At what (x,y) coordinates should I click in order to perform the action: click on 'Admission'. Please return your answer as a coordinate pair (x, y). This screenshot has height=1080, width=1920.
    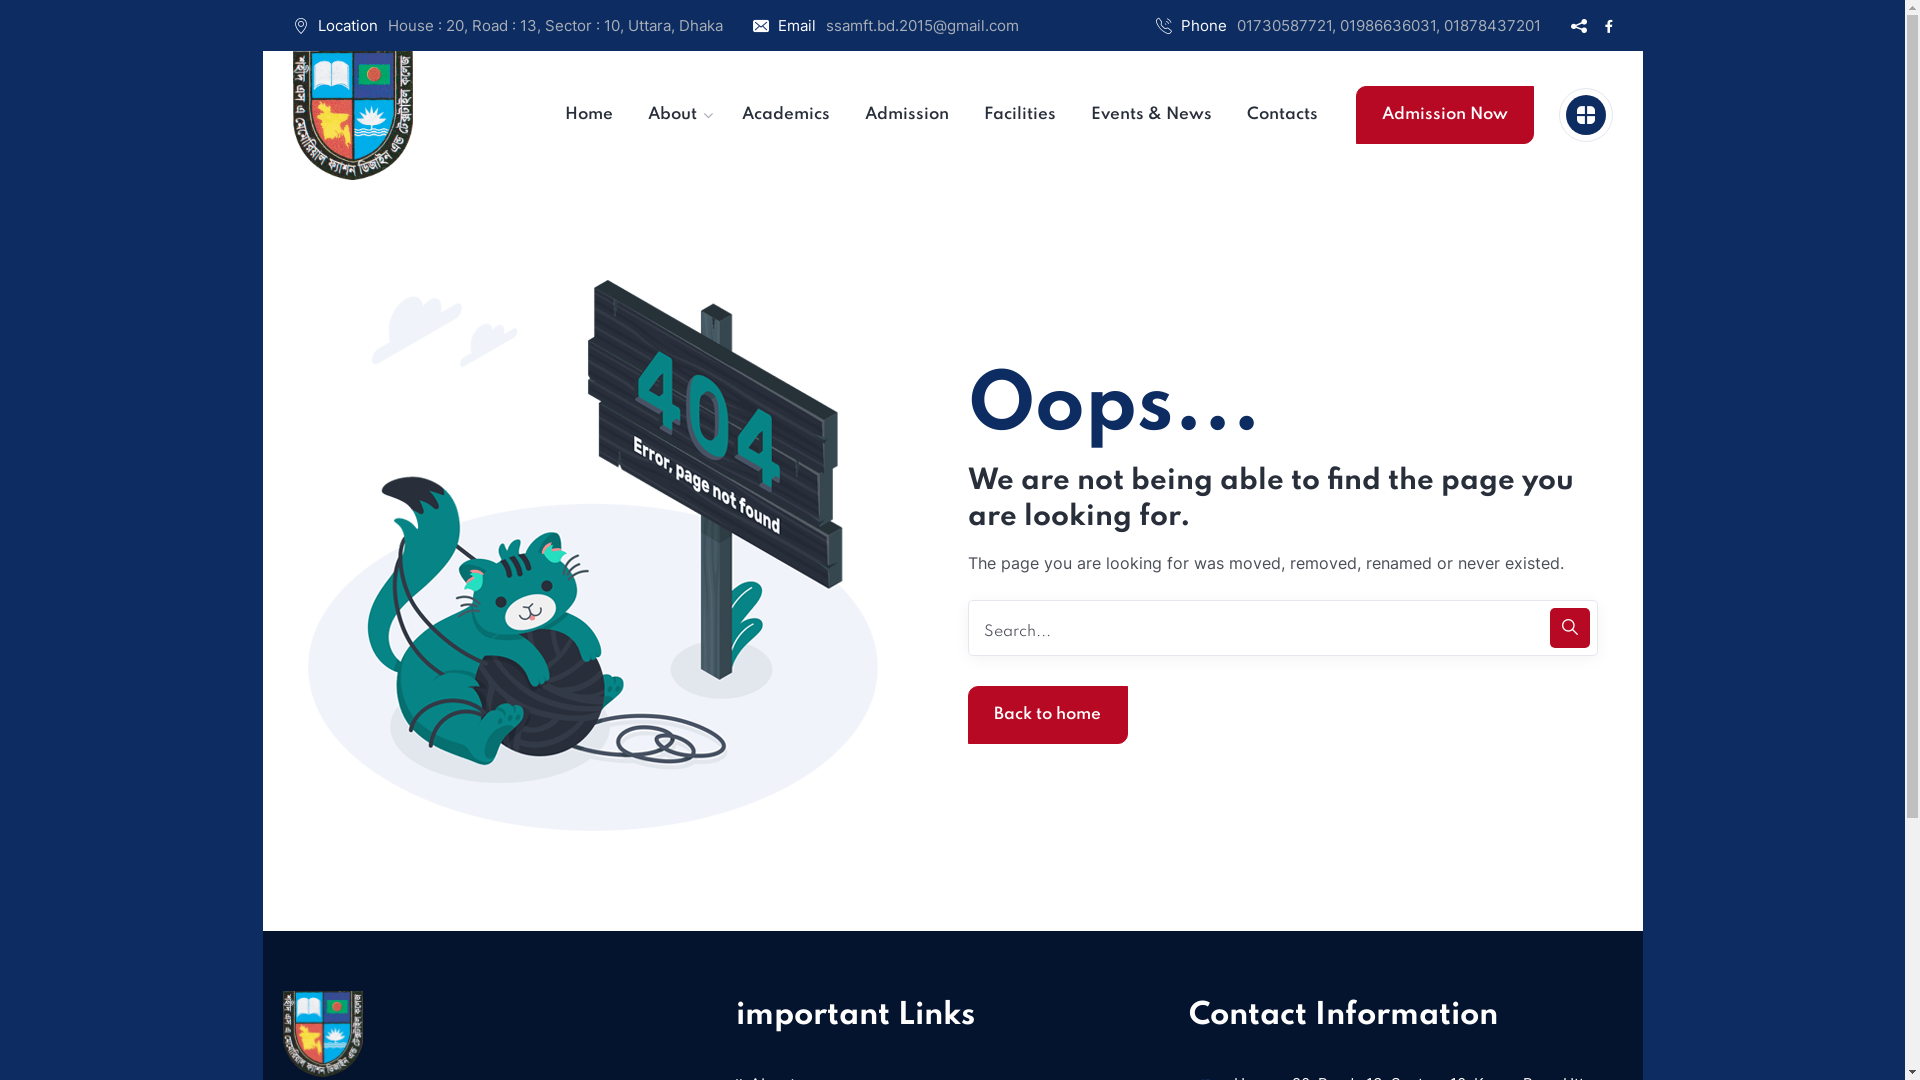
    Looking at the image, I should click on (906, 115).